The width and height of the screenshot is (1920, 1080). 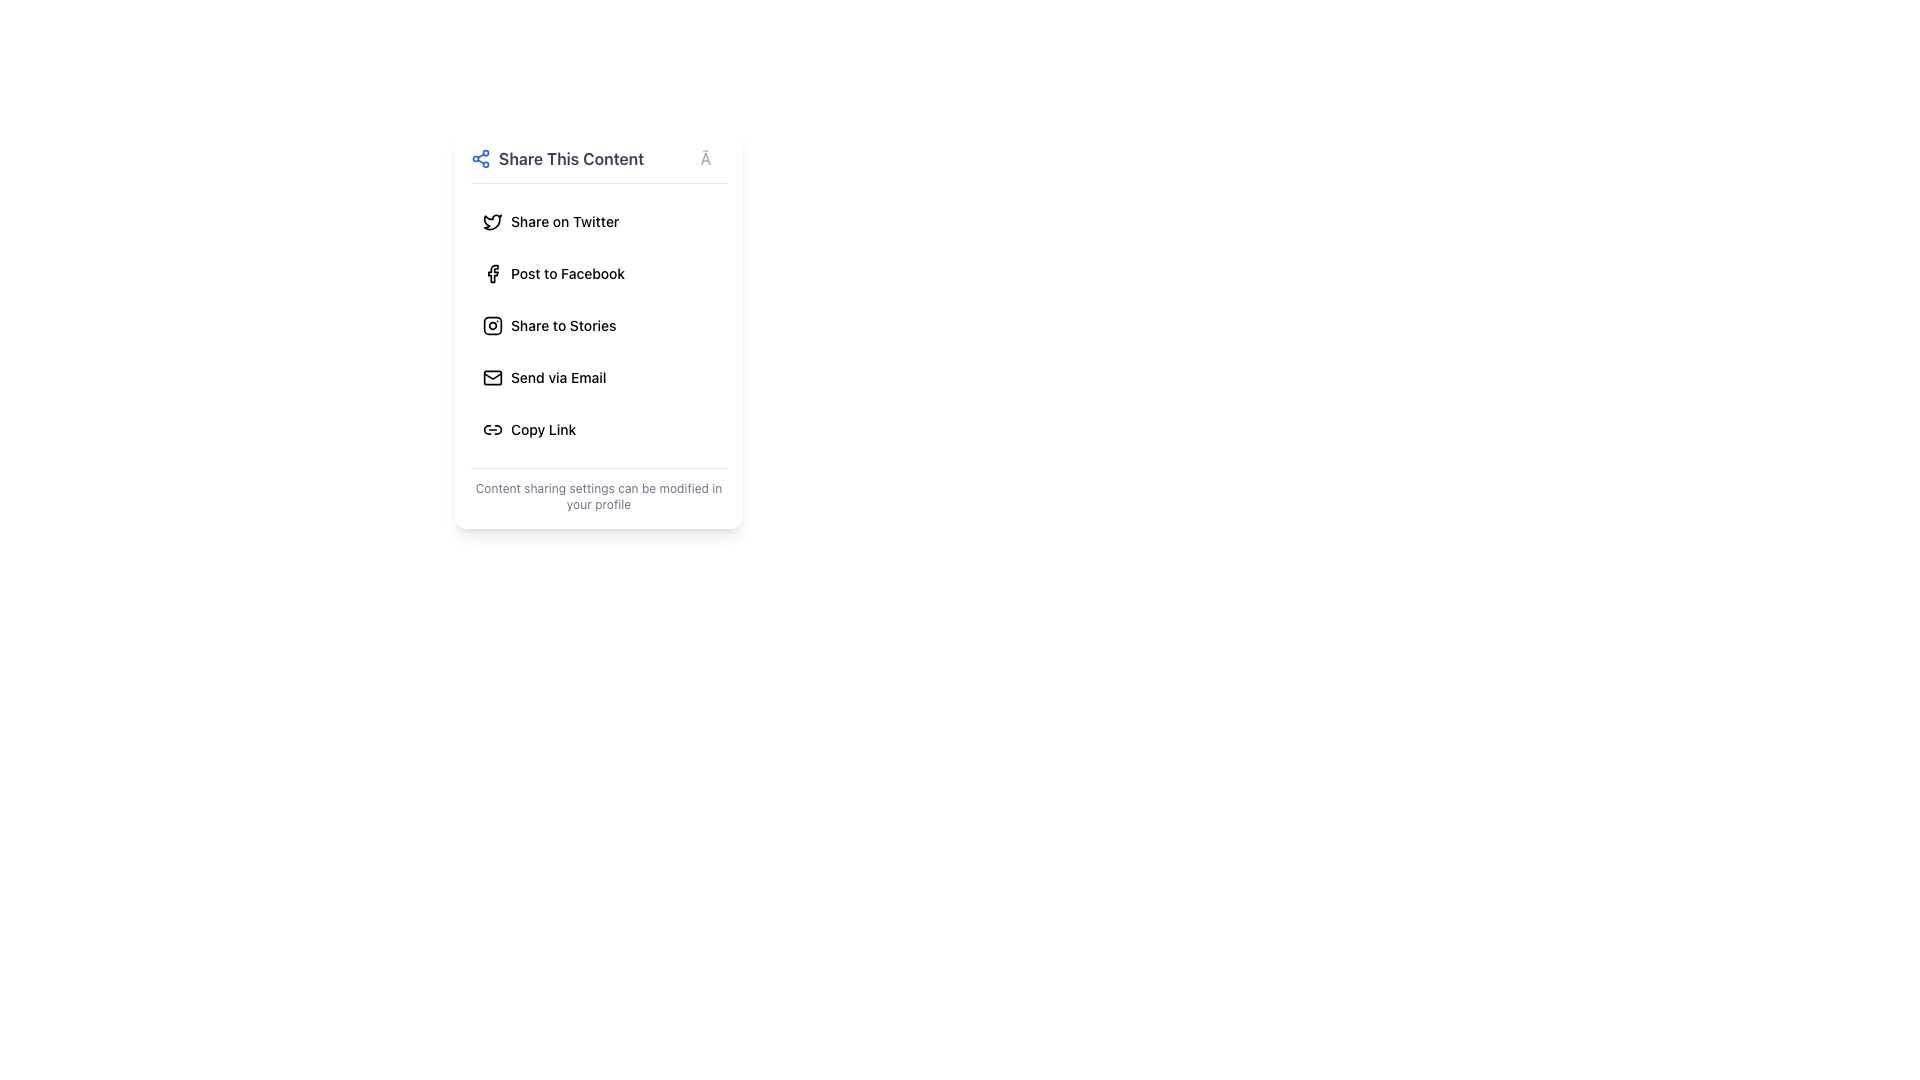 What do you see at coordinates (567, 273) in the screenshot?
I see `the 'Post to Facebook' text label, which is styled in small font size and medium weight, located below 'Share on Twitter' and above 'Share to Stories'` at bounding box center [567, 273].